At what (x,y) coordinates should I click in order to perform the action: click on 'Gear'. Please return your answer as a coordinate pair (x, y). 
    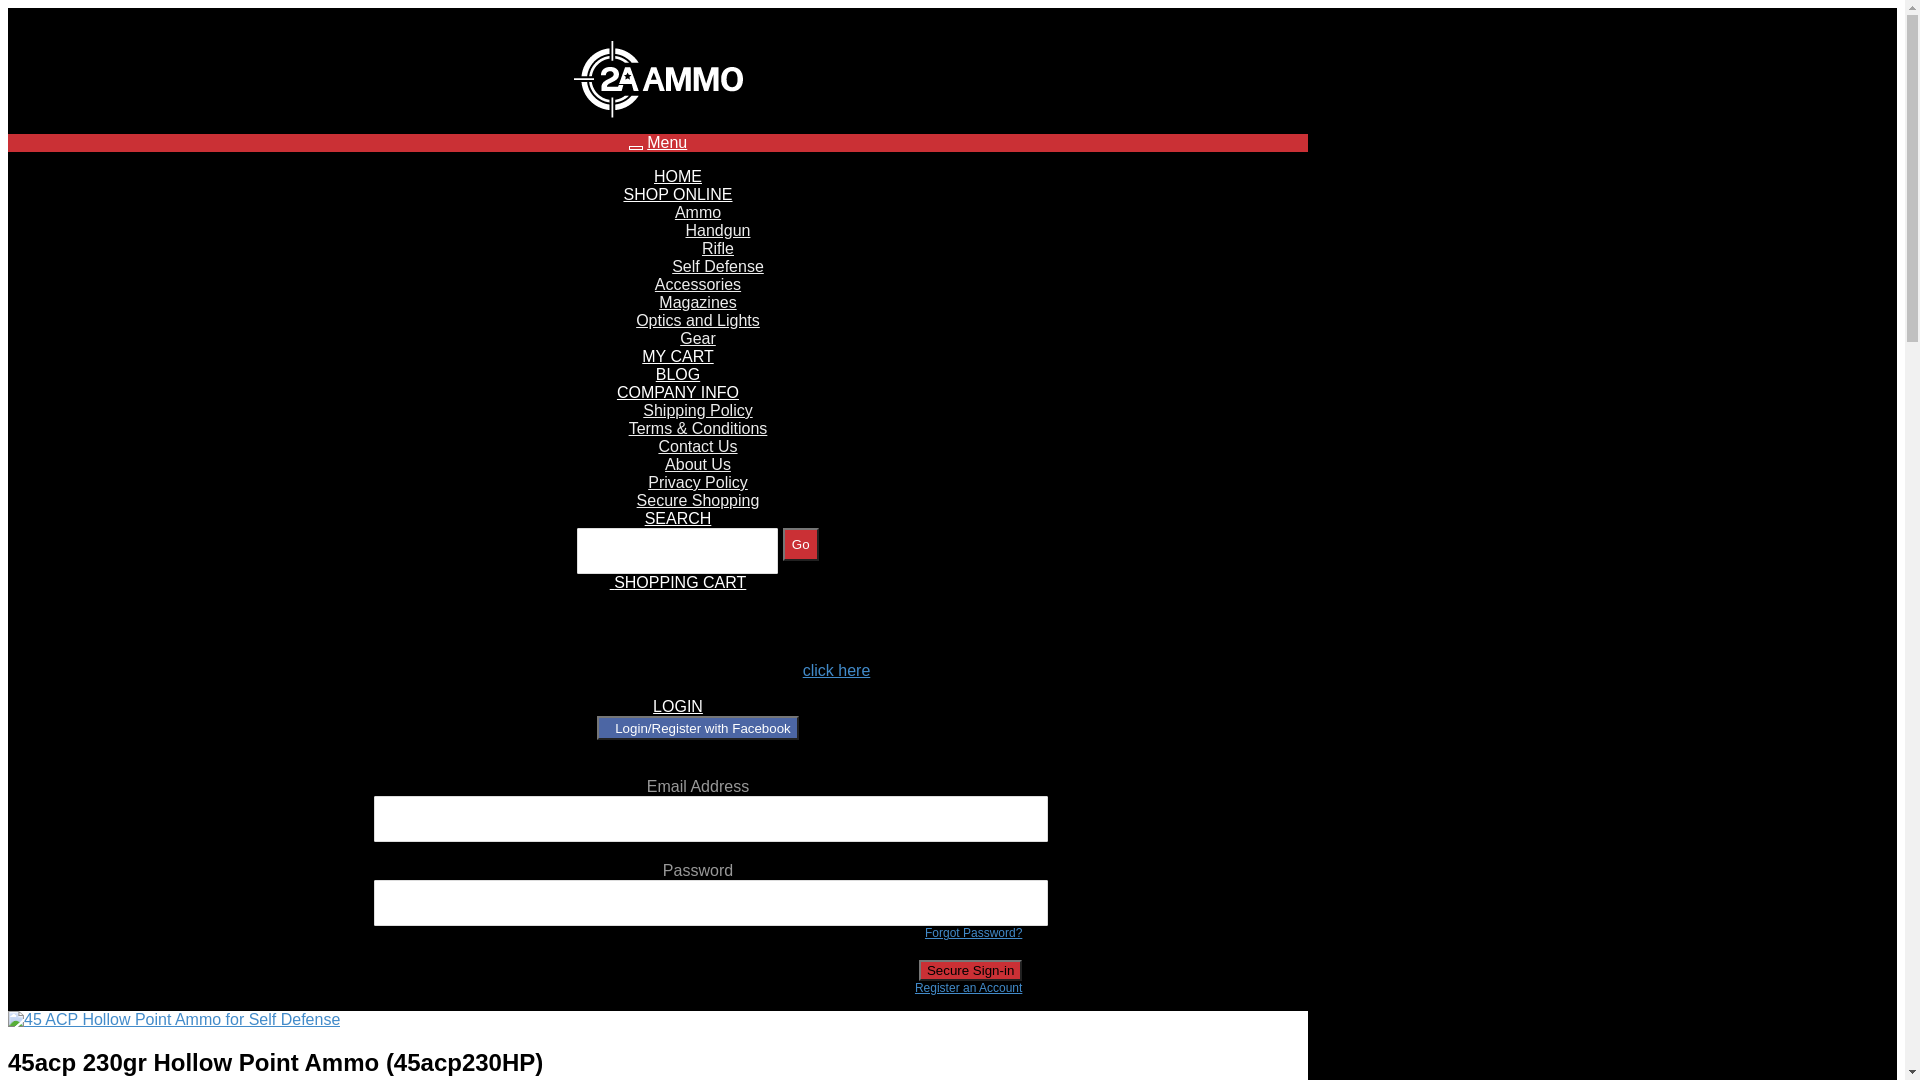
    Looking at the image, I should click on (680, 337).